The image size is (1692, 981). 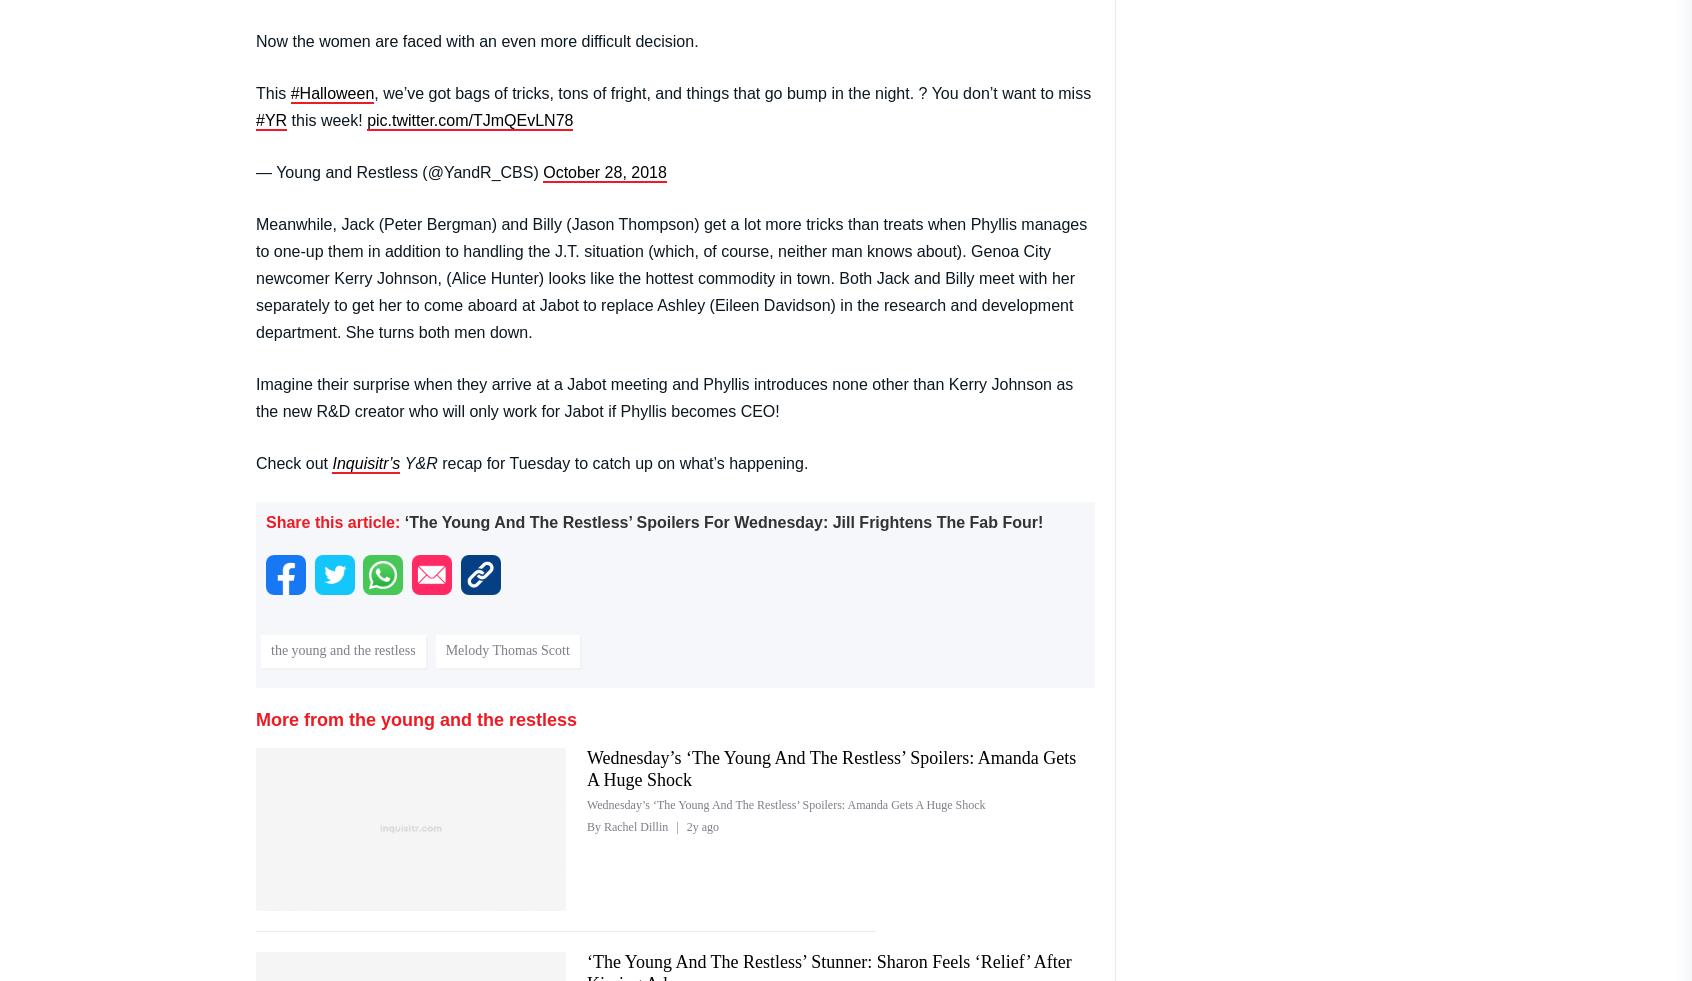 What do you see at coordinates (469, 118) in the screenshot?
I see `'pic.twitter.com/TJmQEvLN78'` at bounding box center [469, 118].